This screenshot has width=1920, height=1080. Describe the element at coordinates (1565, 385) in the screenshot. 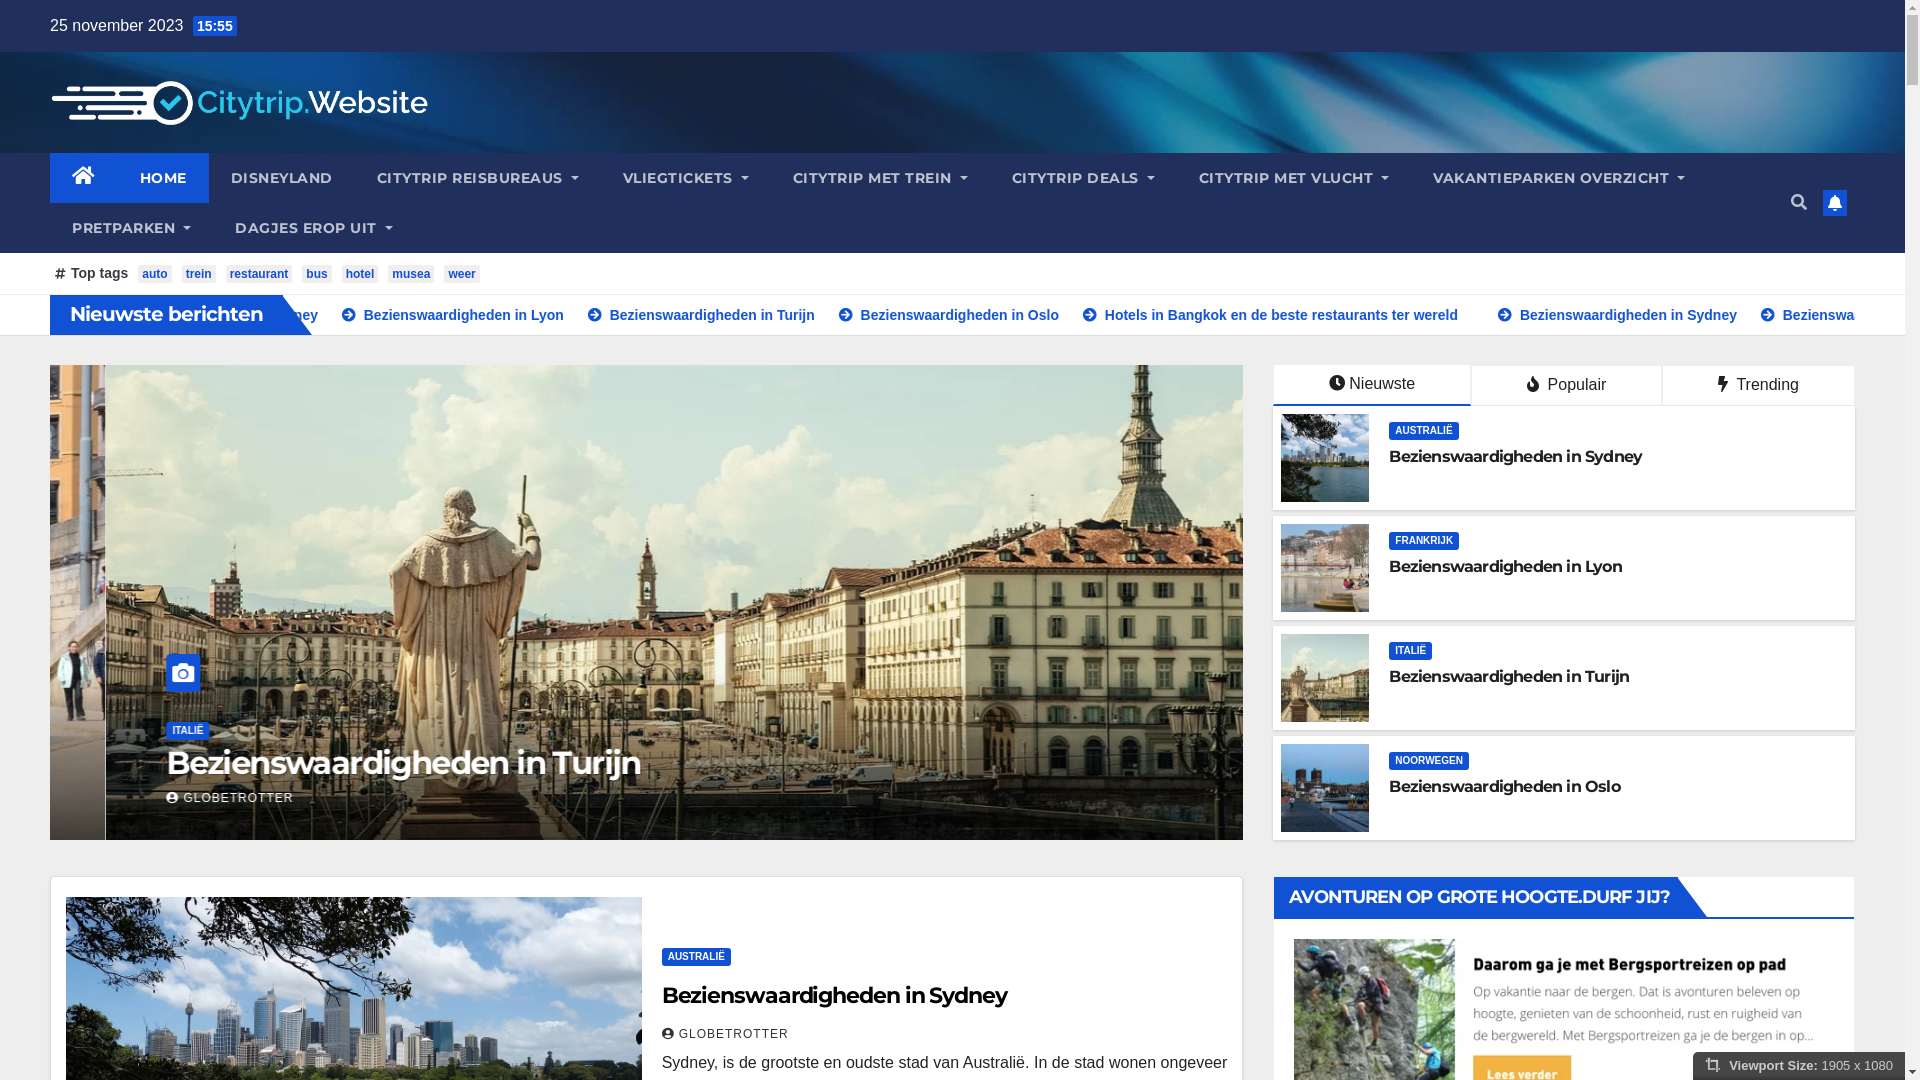

I see `'Populair'` at that location.